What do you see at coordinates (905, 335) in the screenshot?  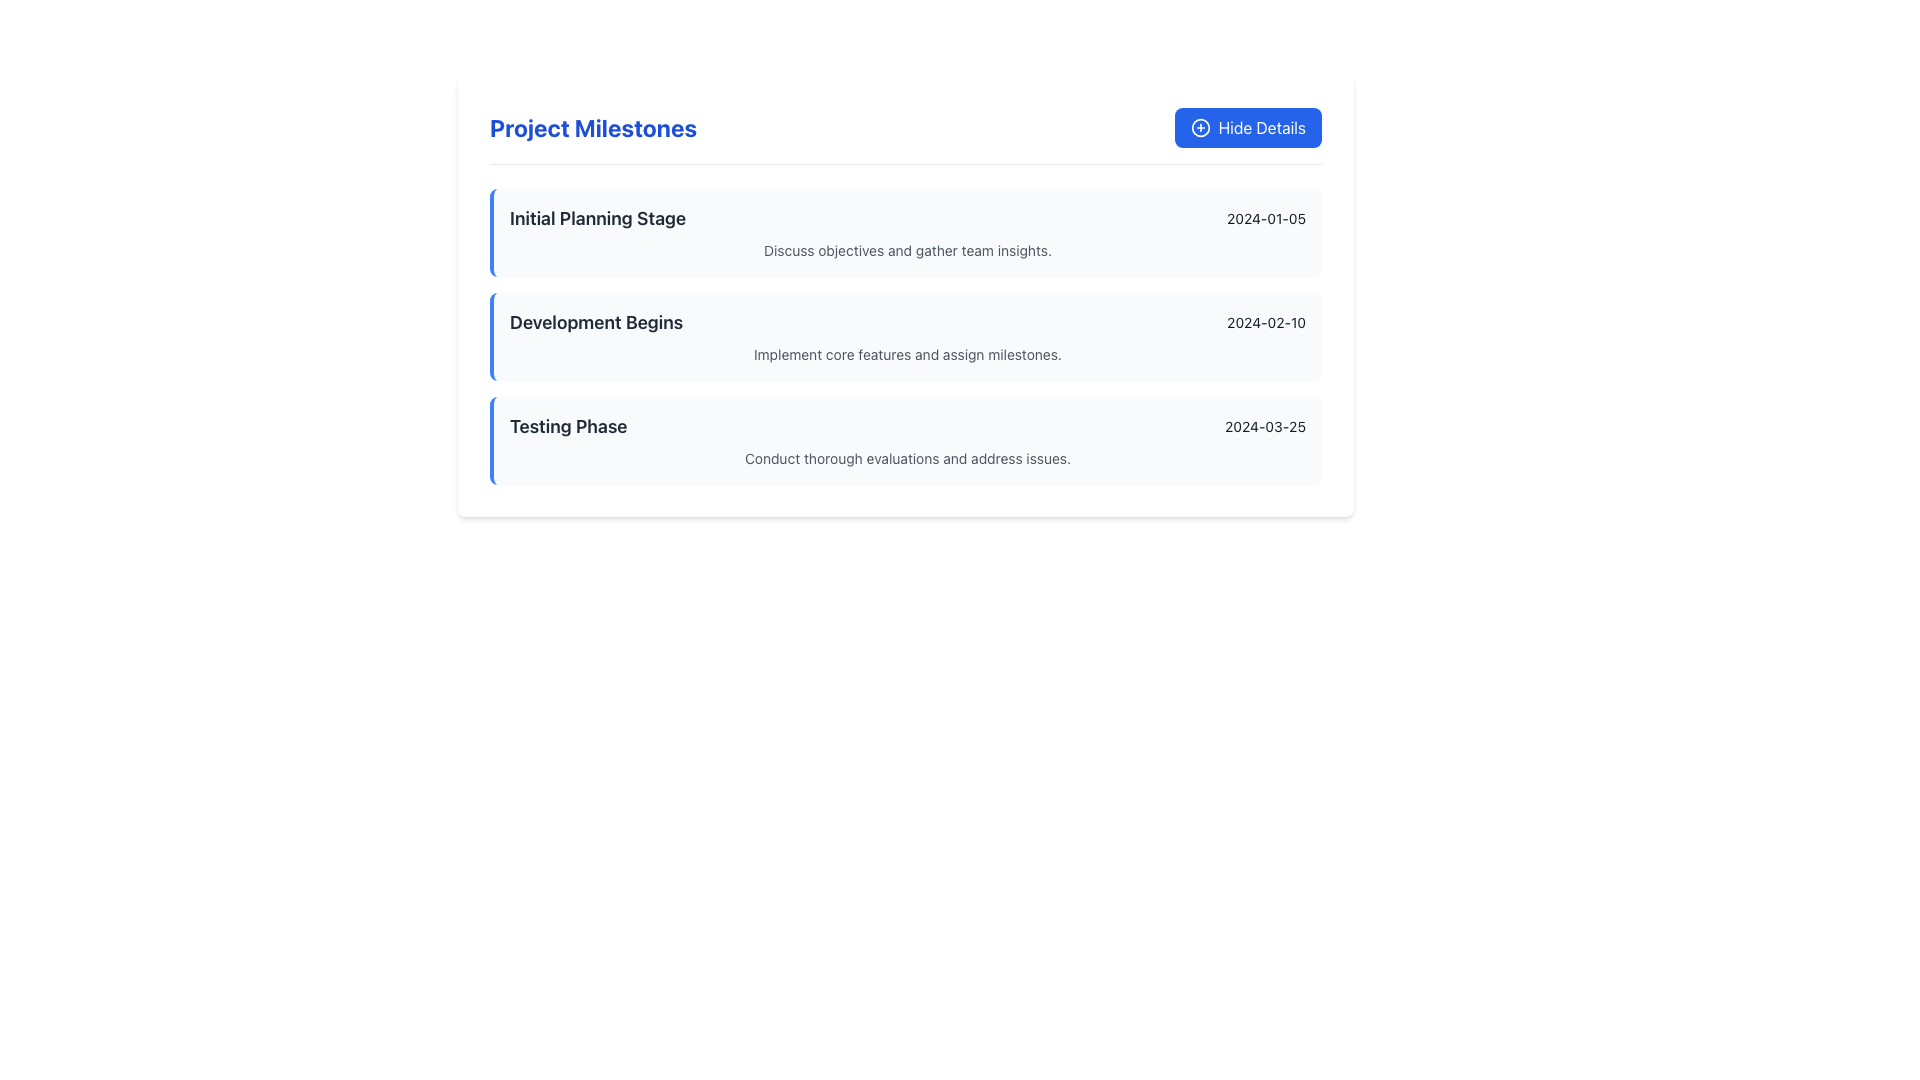 I see `the second informational card in the project timeline, which indicates a project milestone and is located centrally below 'Initial Planning Stage' and above 'Testing Phase'` at bounding box center [905, 335].